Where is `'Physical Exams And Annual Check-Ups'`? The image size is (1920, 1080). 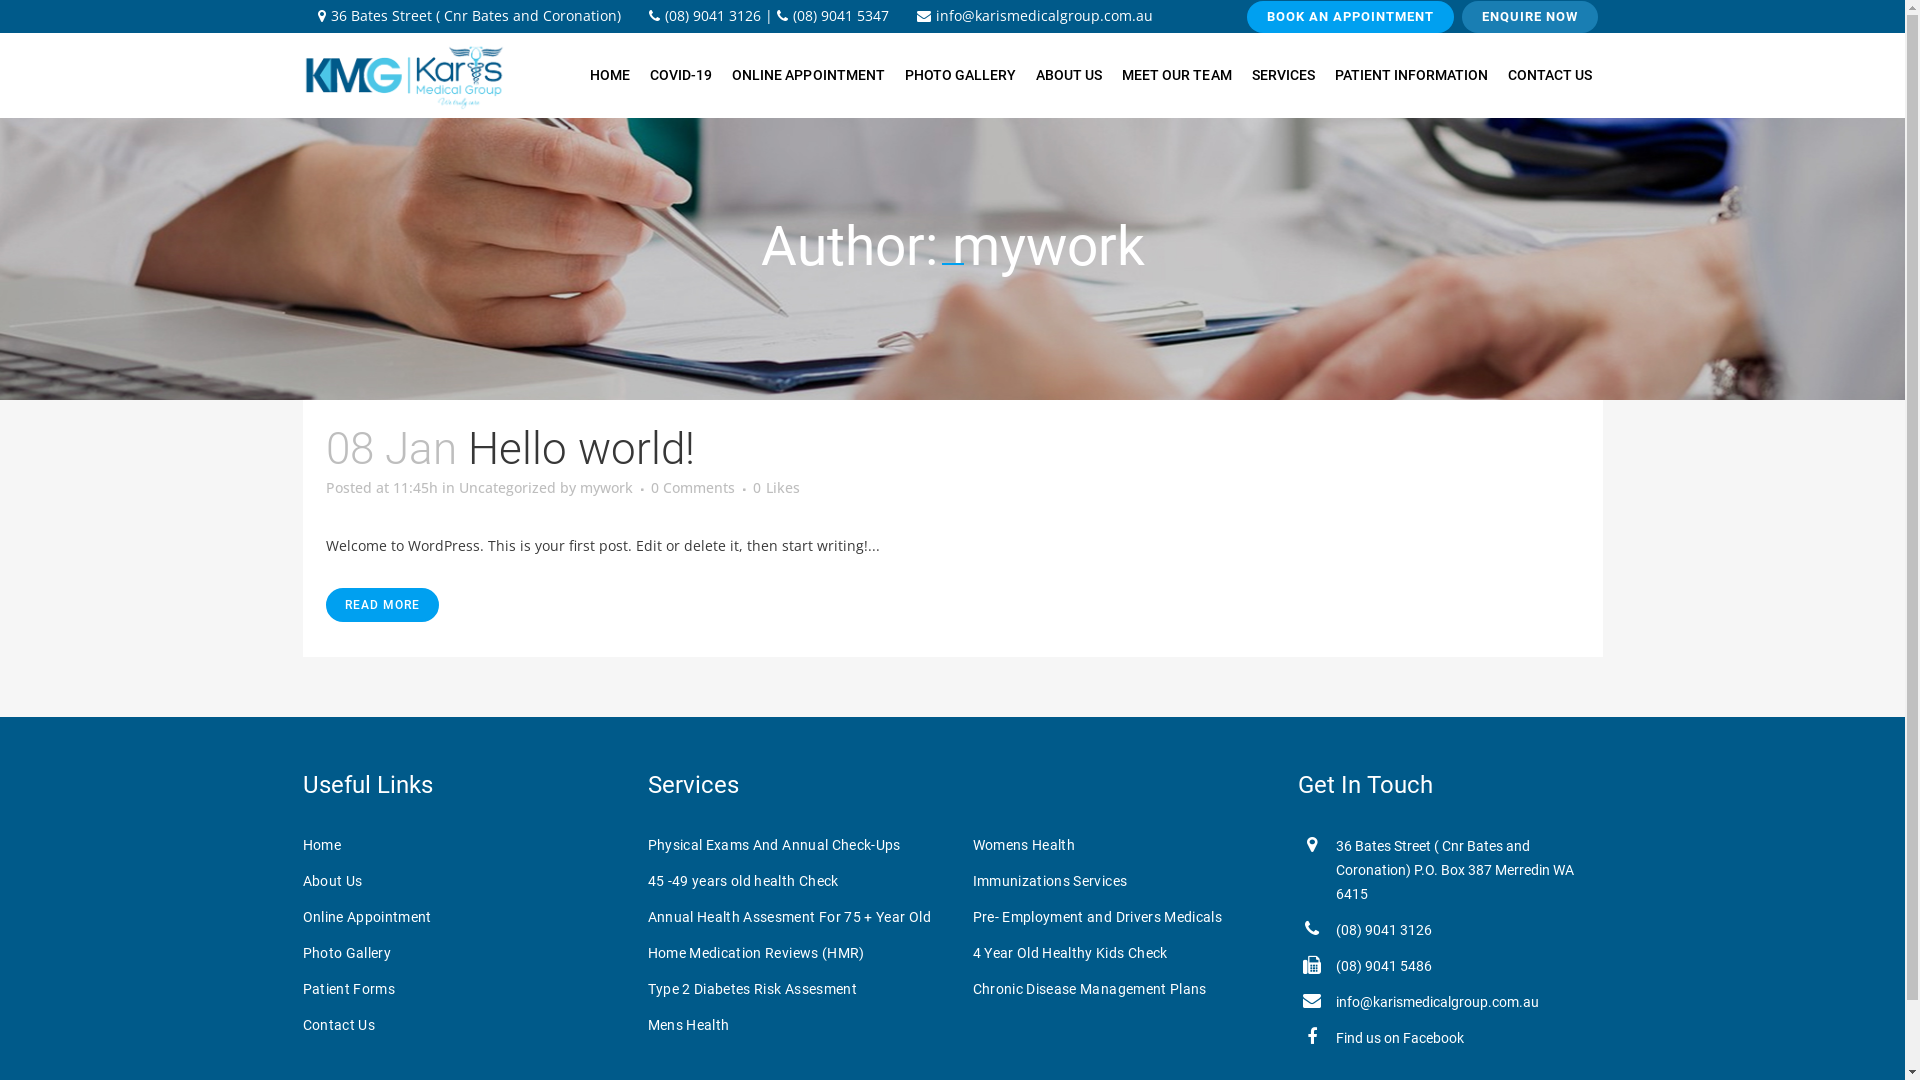
'Physical Exams And Annual Check-Ups' is located at coordinates (794, 844).